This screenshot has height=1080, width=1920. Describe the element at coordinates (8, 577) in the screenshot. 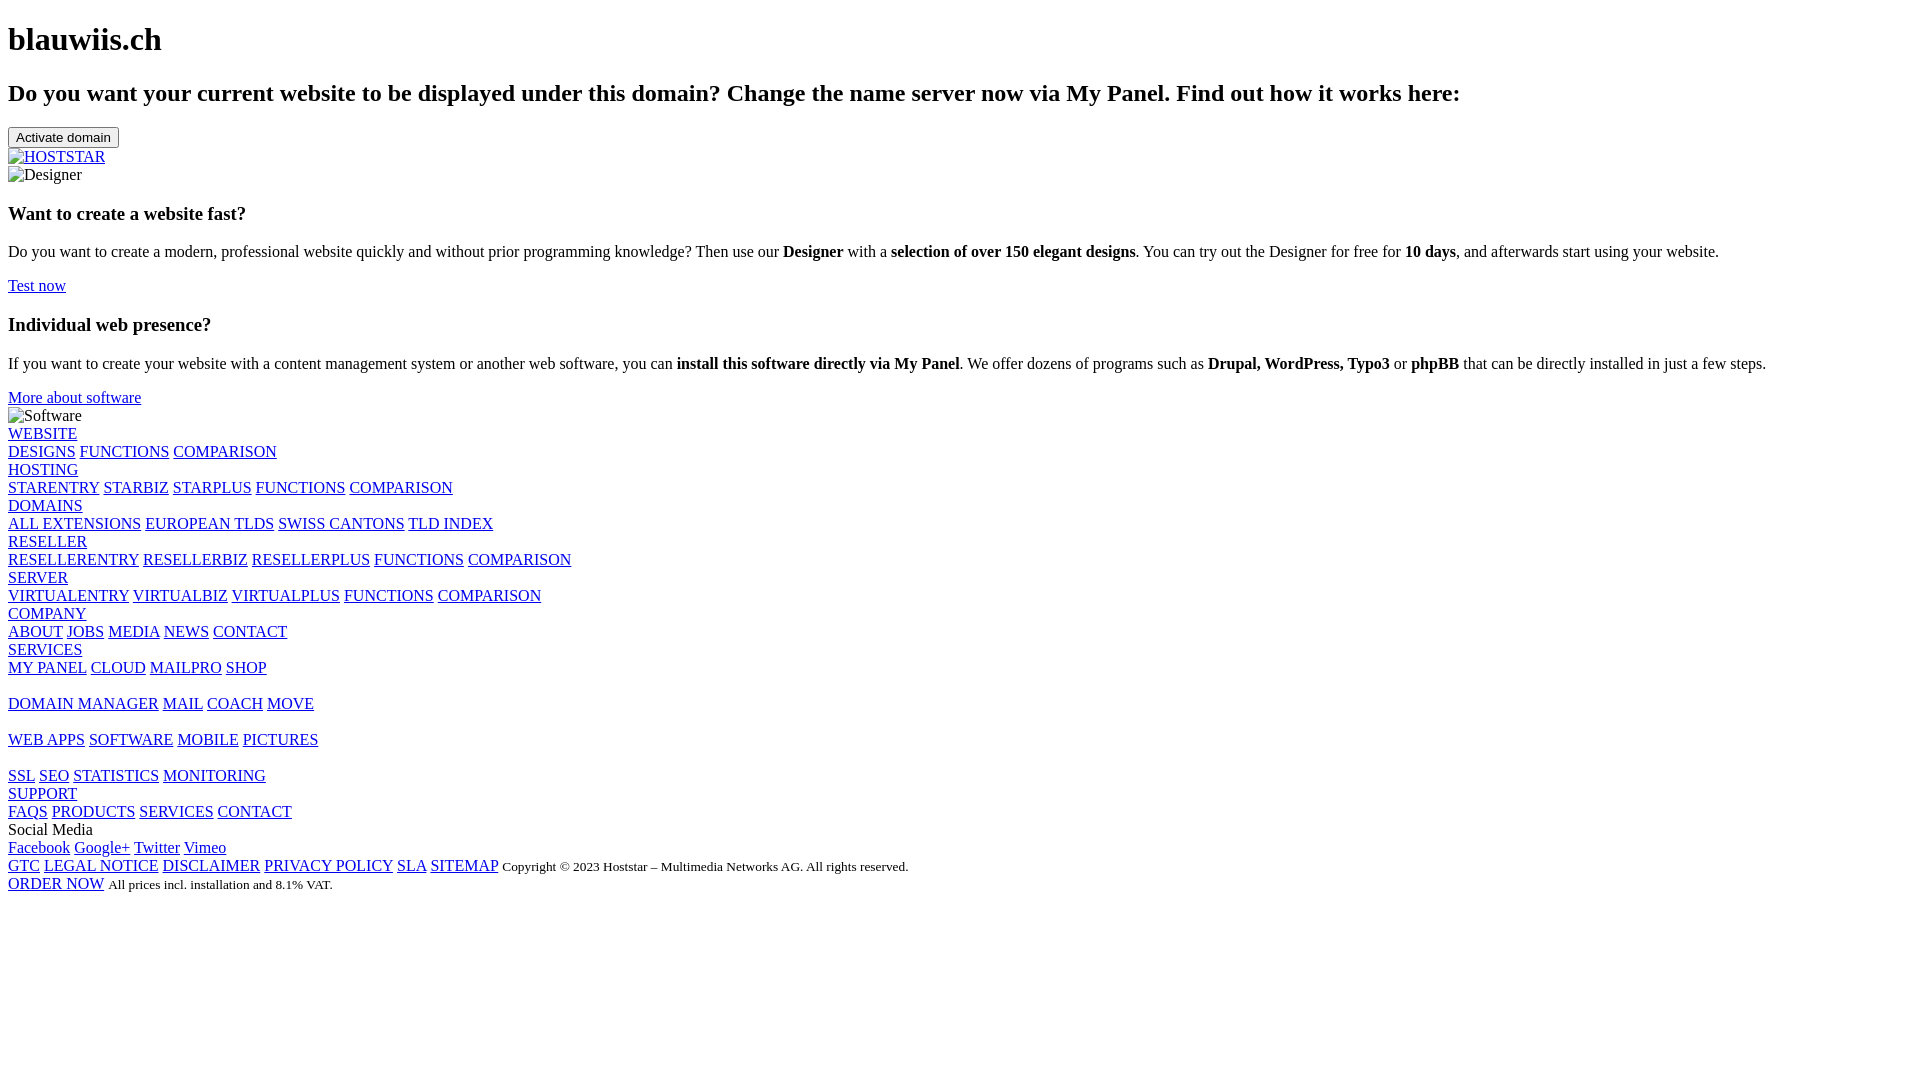

I see `'SERVER'` at that location.